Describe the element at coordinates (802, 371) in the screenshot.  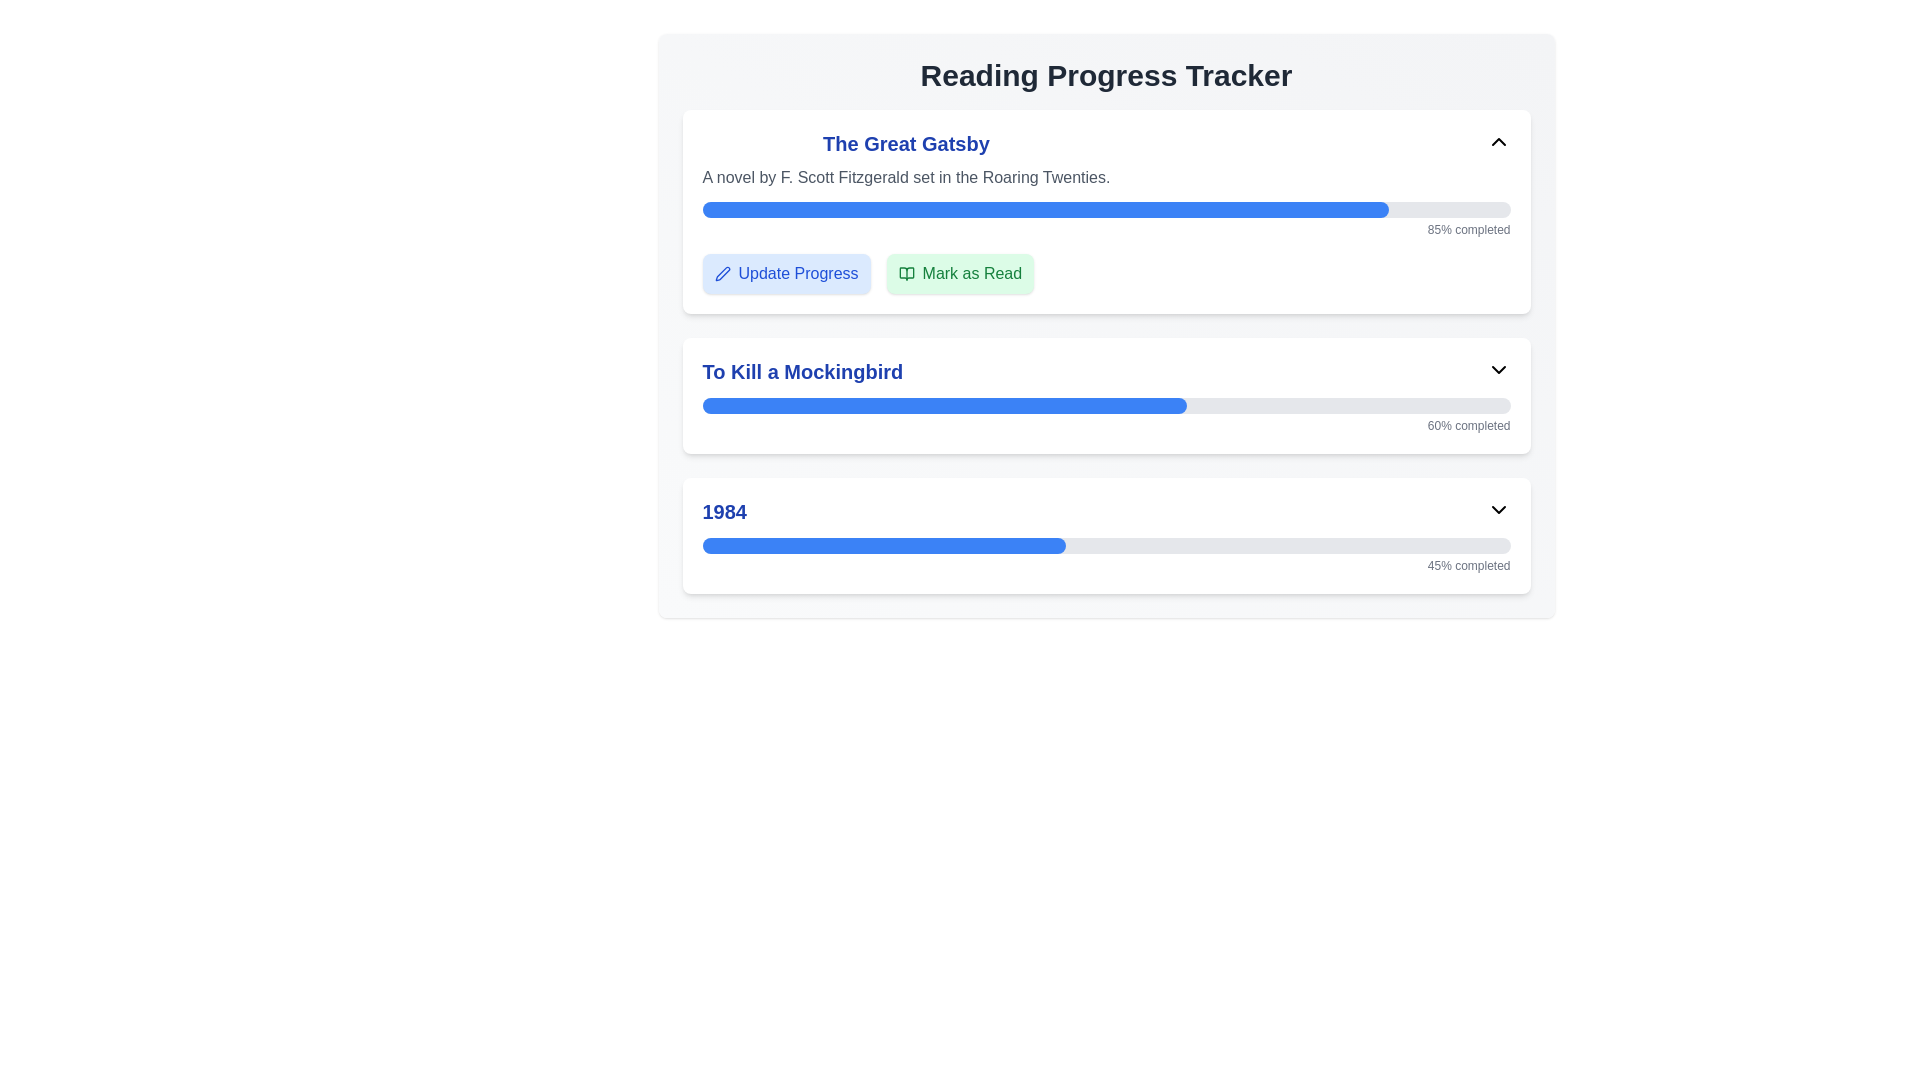
I see `title of the book displayed in the Text element located in the second section of the reading progress tracker, above the blue progress bar and to the left of the dropdown icon` at that location.